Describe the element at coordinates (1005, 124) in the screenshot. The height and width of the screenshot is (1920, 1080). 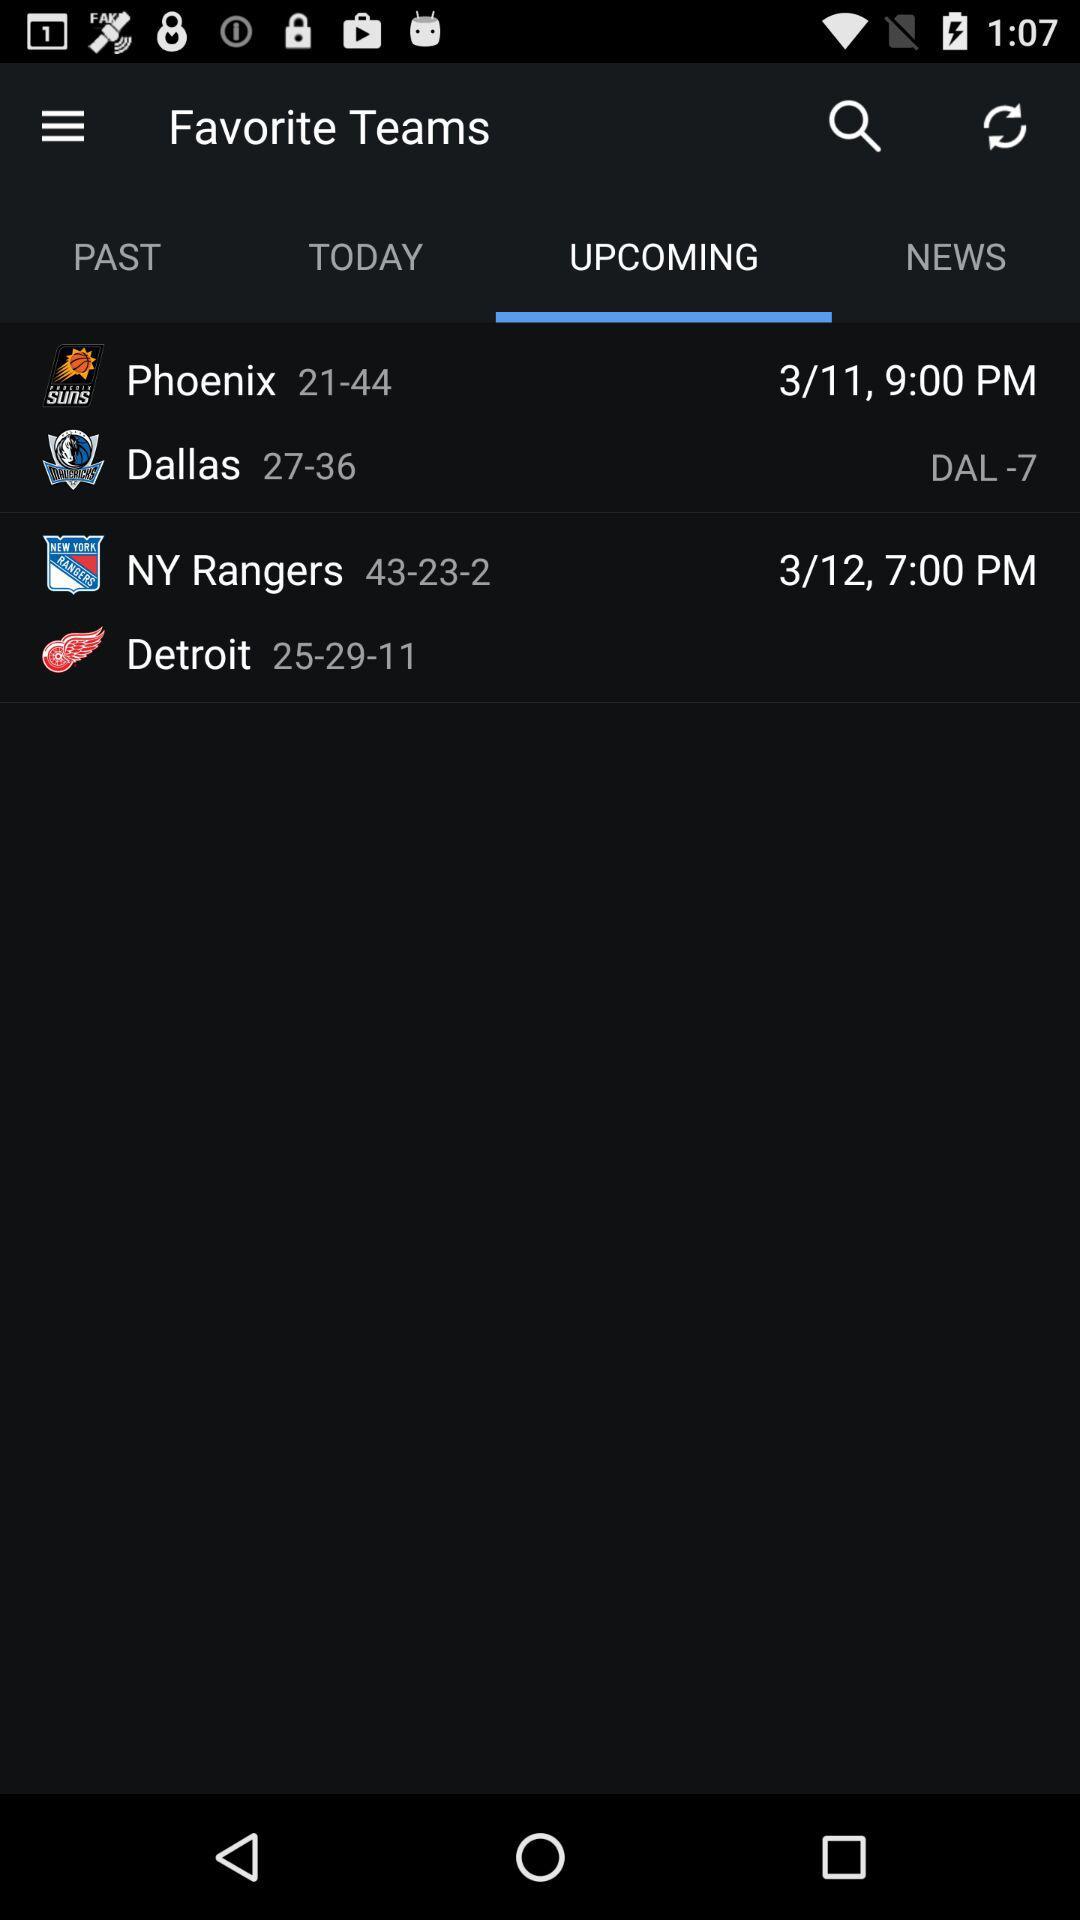
I see `refresh` at that location.